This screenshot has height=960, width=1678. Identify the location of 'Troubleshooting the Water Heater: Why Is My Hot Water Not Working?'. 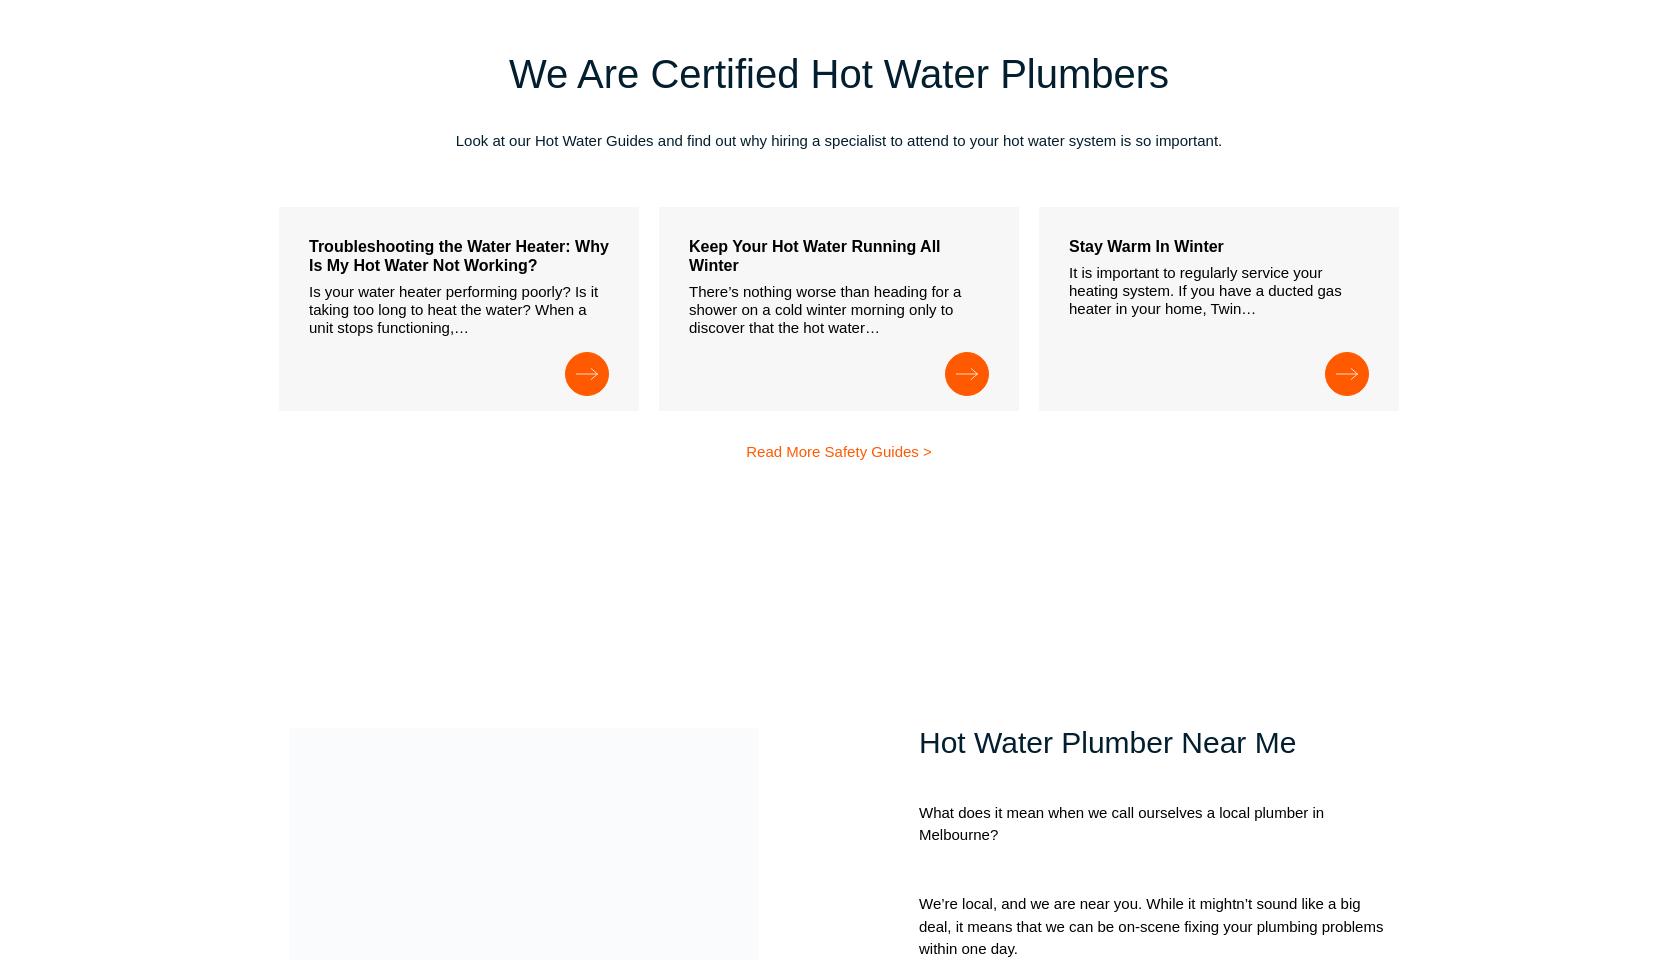
(457, 253).